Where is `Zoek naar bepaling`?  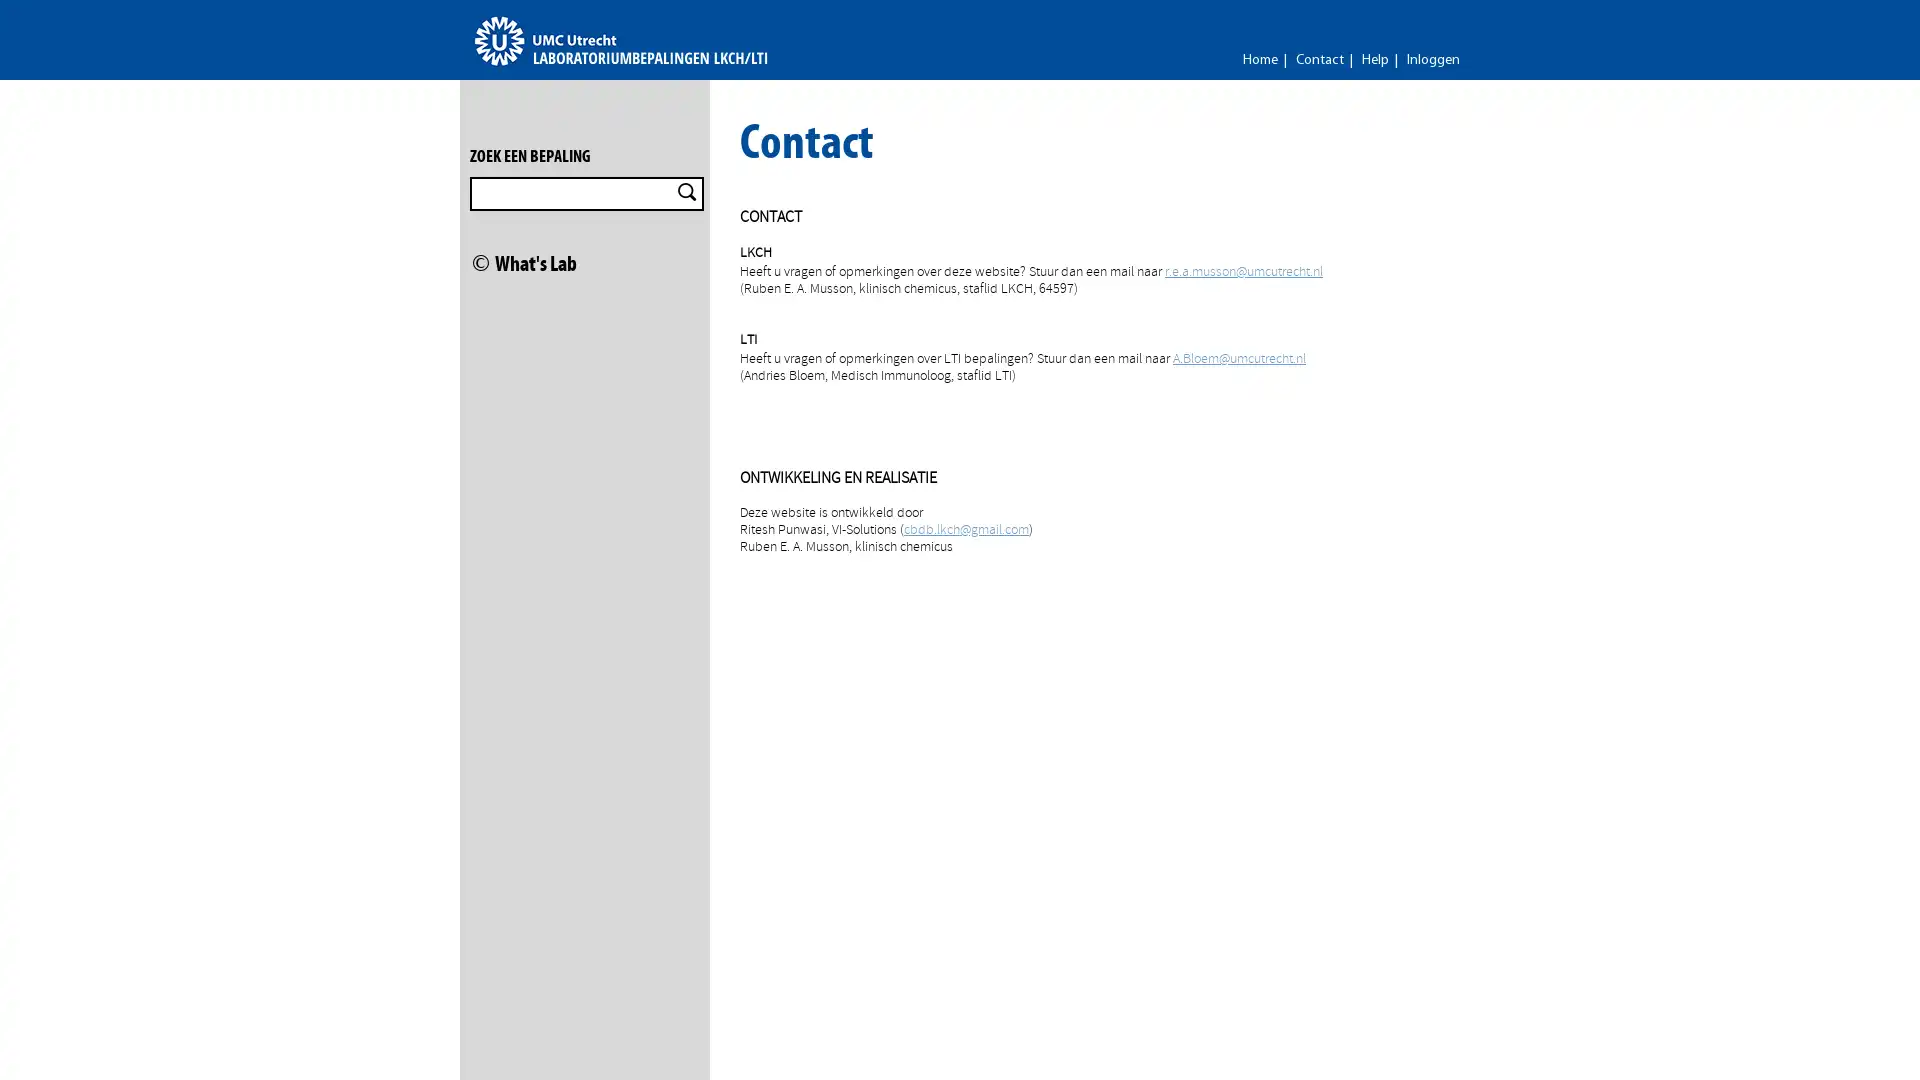 Zoek naar bepaling is located at coordinates (686, 192).